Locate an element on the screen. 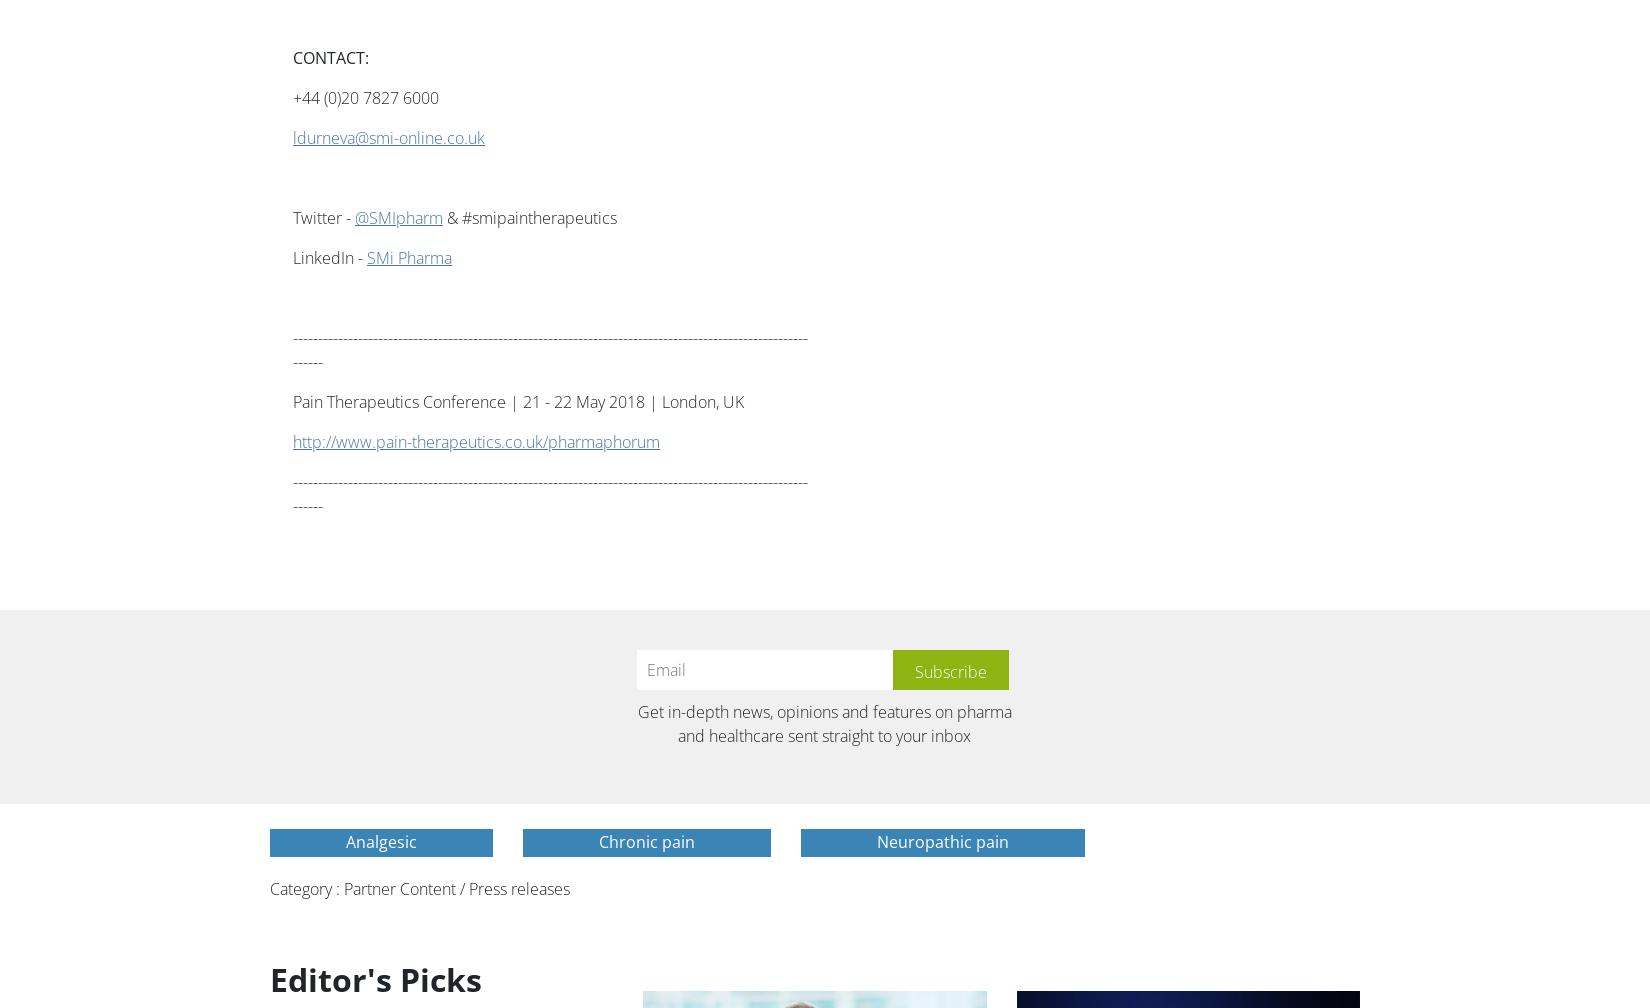 The image size is (1650, 1008). 'SMi Pharma' is located at coordinates (409, 258).